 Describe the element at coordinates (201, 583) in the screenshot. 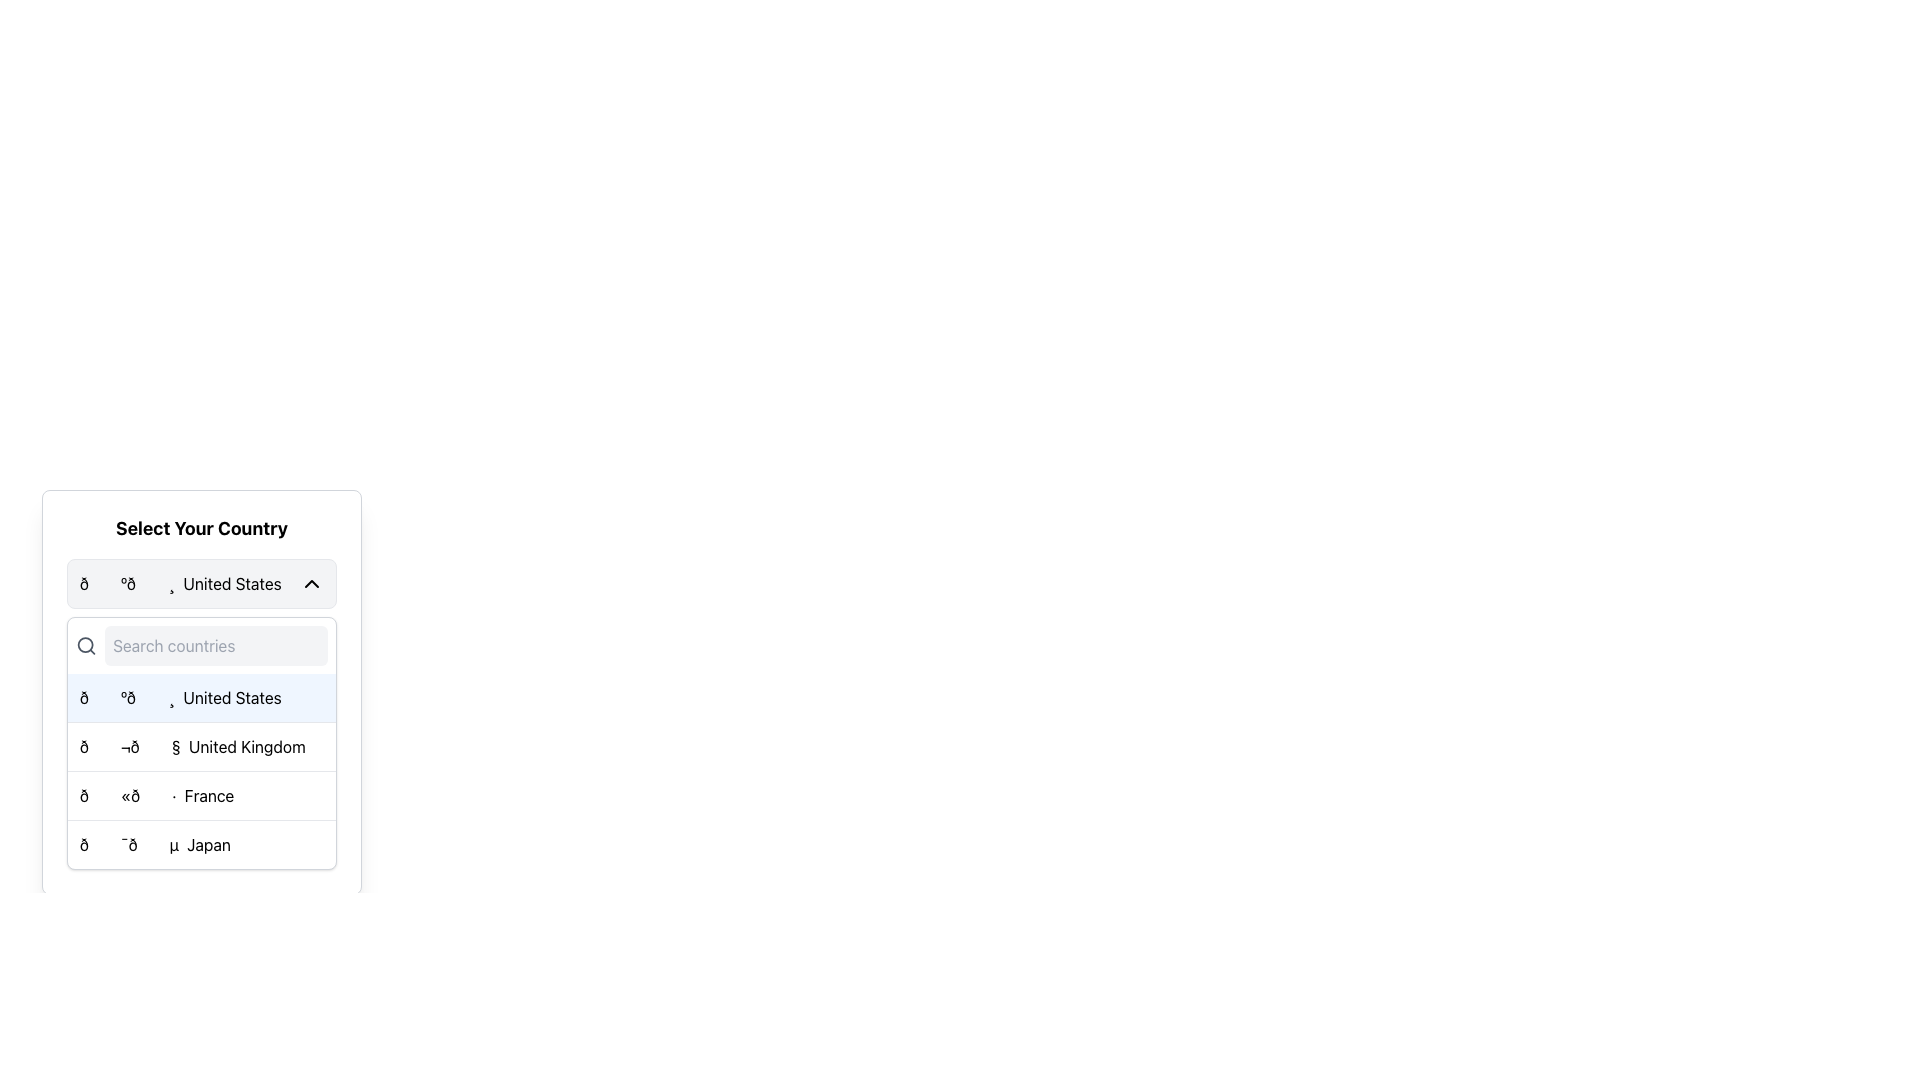

I see `the Dropdown activator with a gray background, rounded corners, and a bordered rectangular shape that displays the United States flag emoji and the text 'United States'` at that location.